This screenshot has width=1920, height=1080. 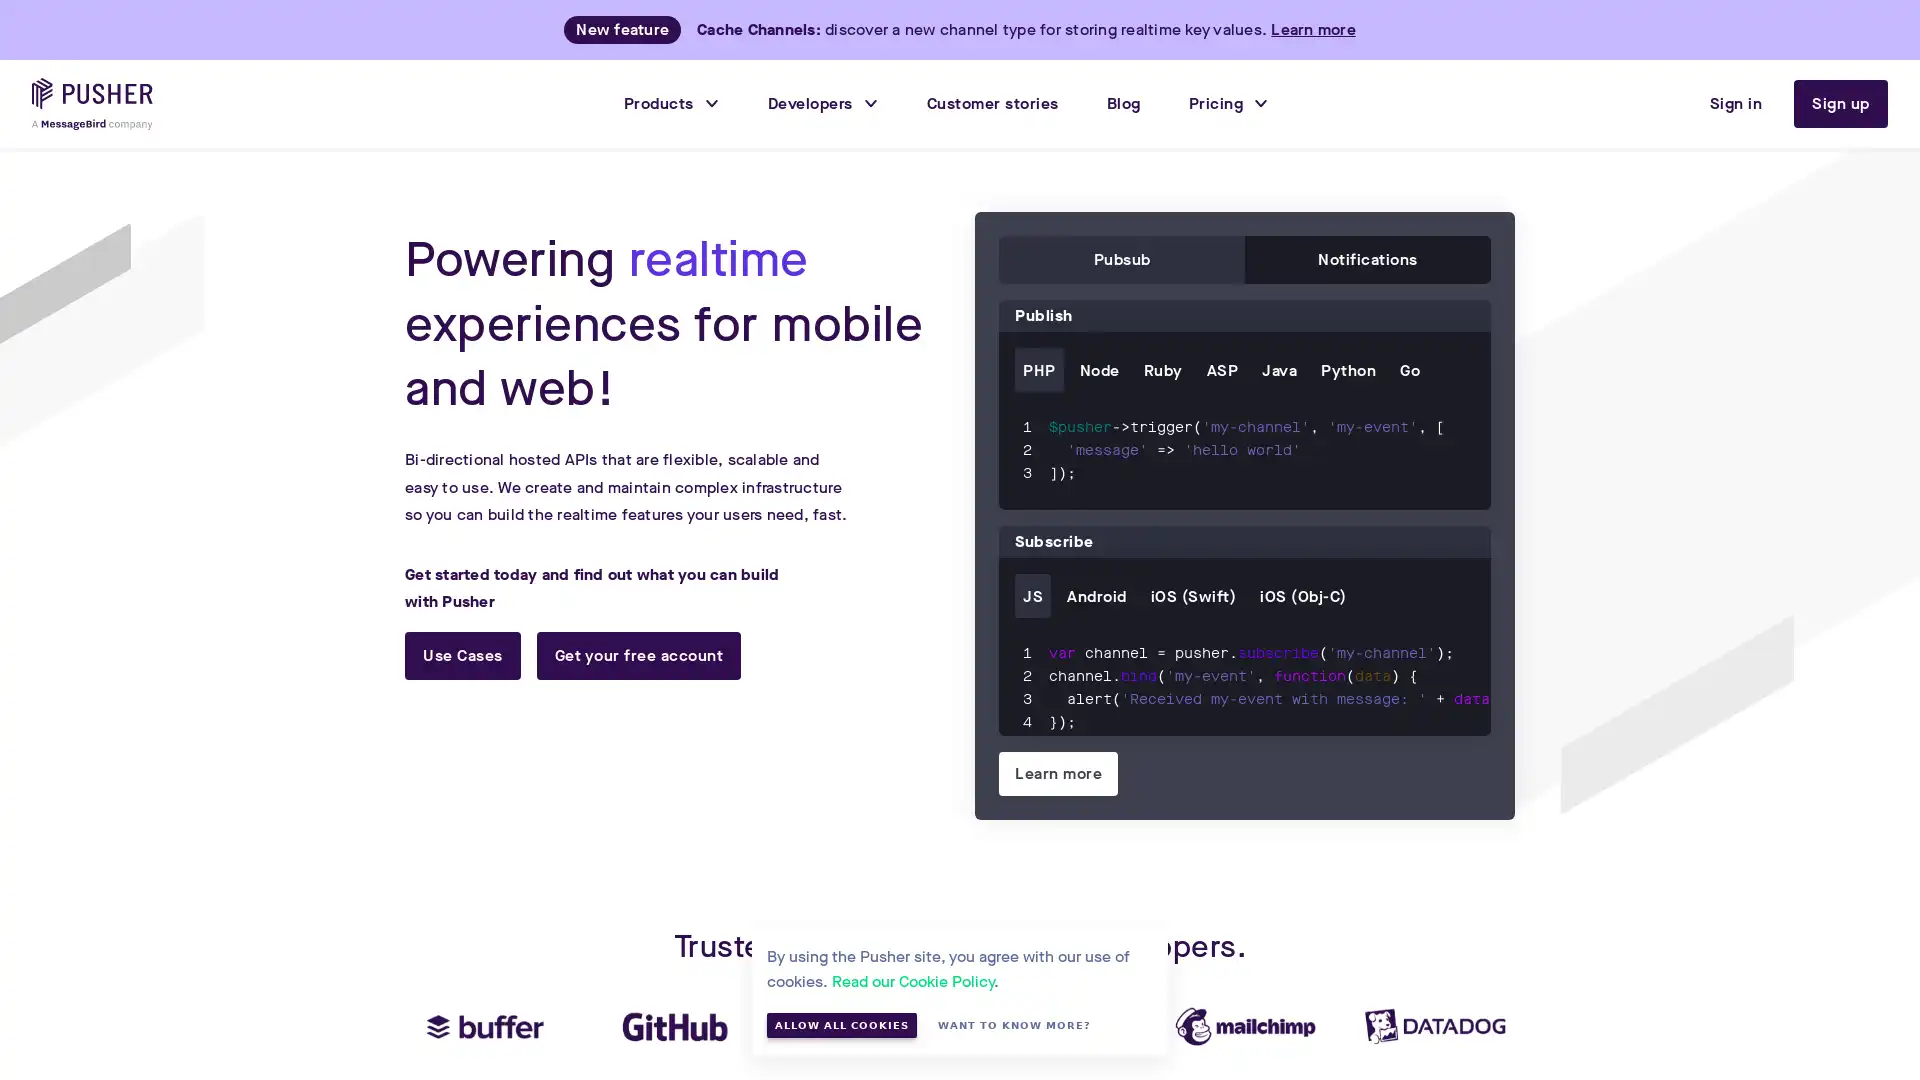 I want to click on Sign up, so click(x=1840, y=103).